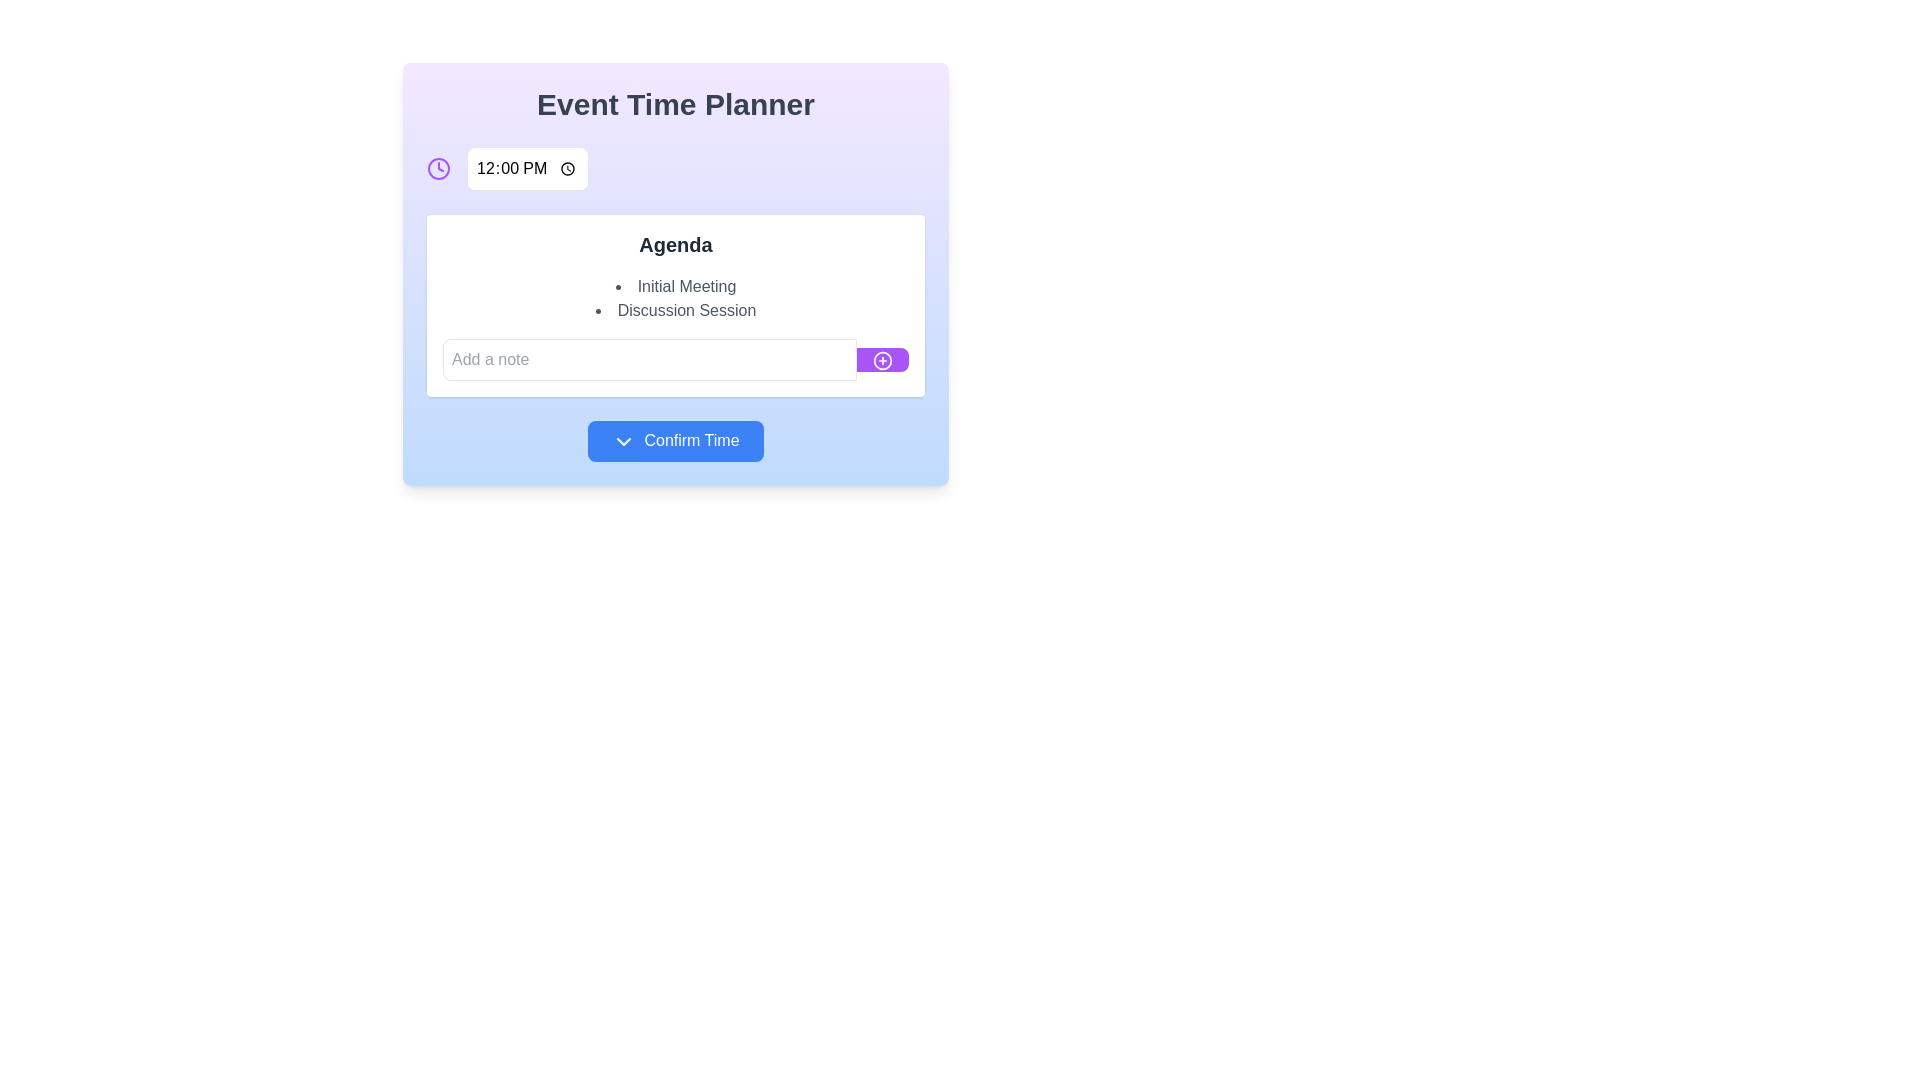  Describe the element at coordinates (676, 299) in the screenshot. I see `the bullet point list located below the 'Agenda' title in the 'Event Time Planner' section to use context and understand the event agenda` at that location.